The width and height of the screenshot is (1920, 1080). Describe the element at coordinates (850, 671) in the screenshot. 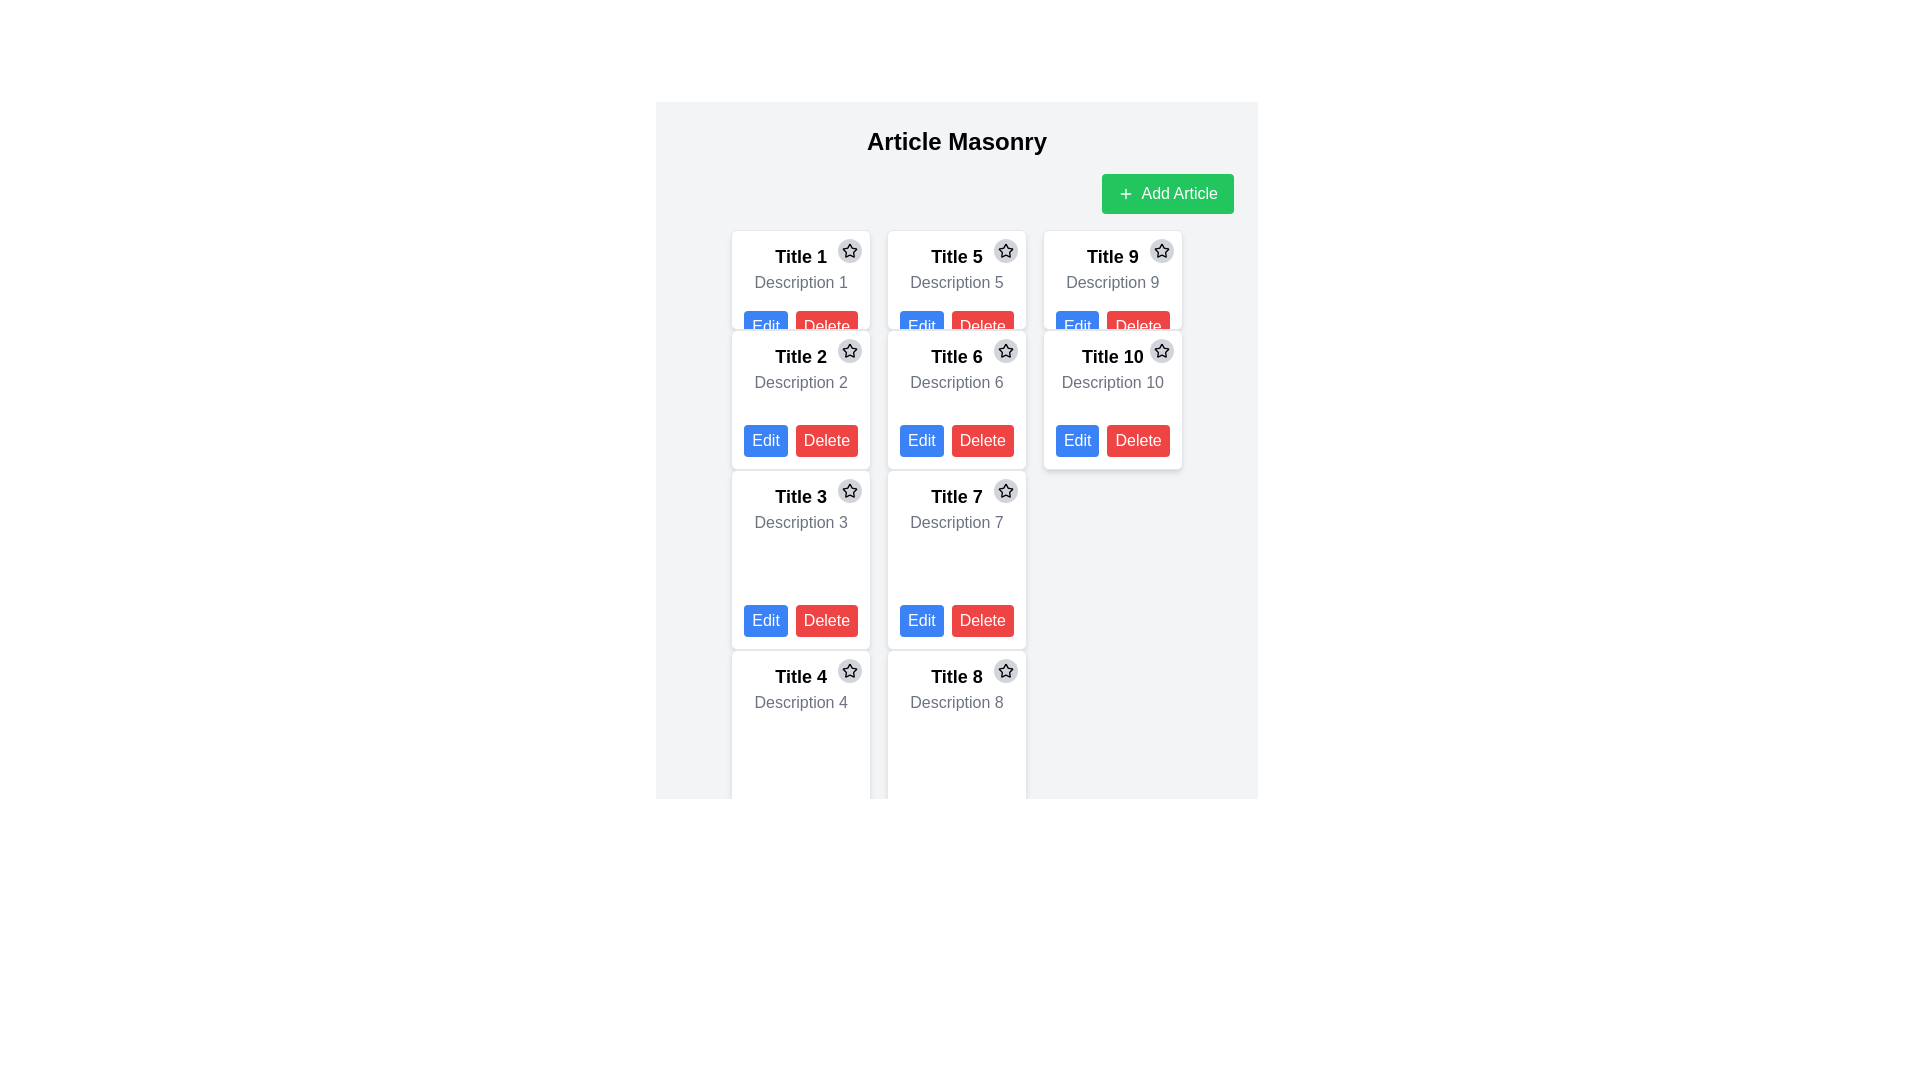

I see `the button located at the top-right corner of the card labeled 'Title 4 Description 4' to mark or unmark it as favorite` at that location.